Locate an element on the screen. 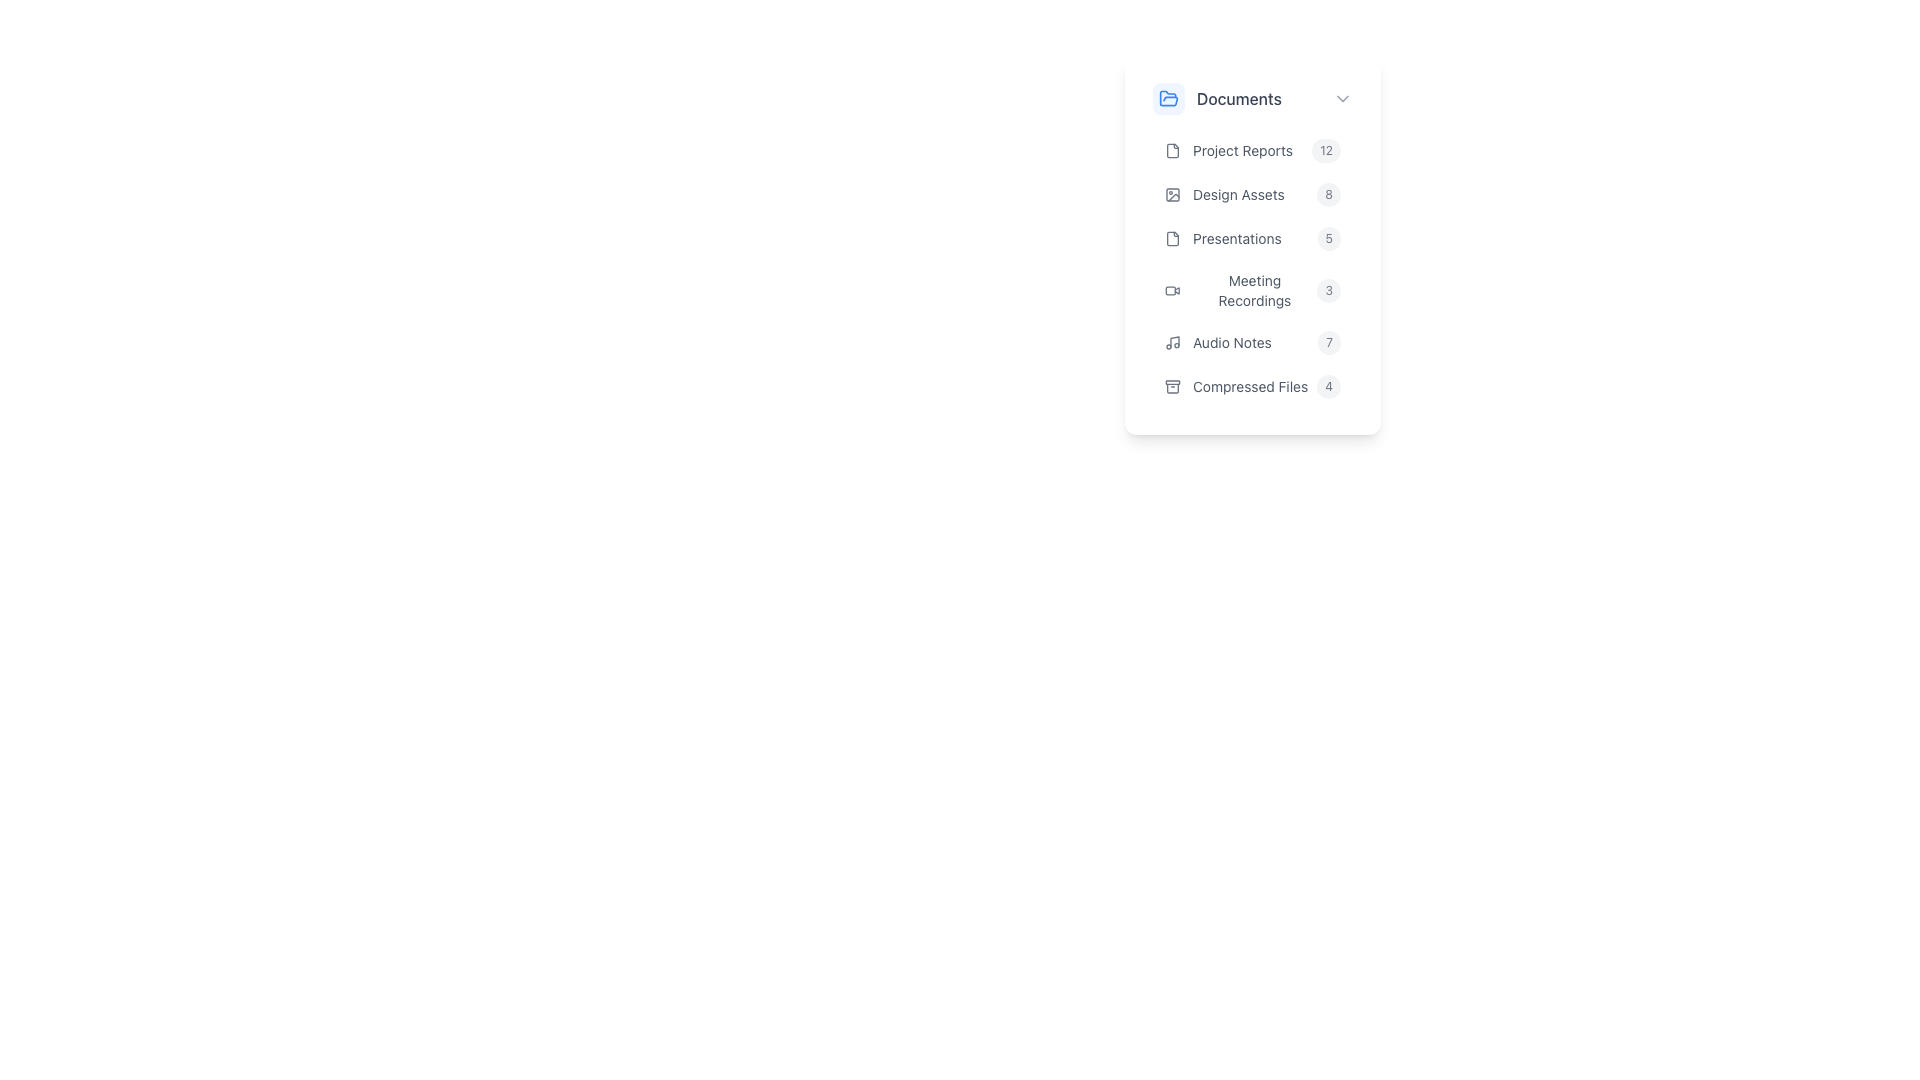 The image size is (1920, 1080). the text label reading 'Meeting Recordings' located in the fourth row under the 'Documents' section to change its color is located at coordinates (1253, 290).